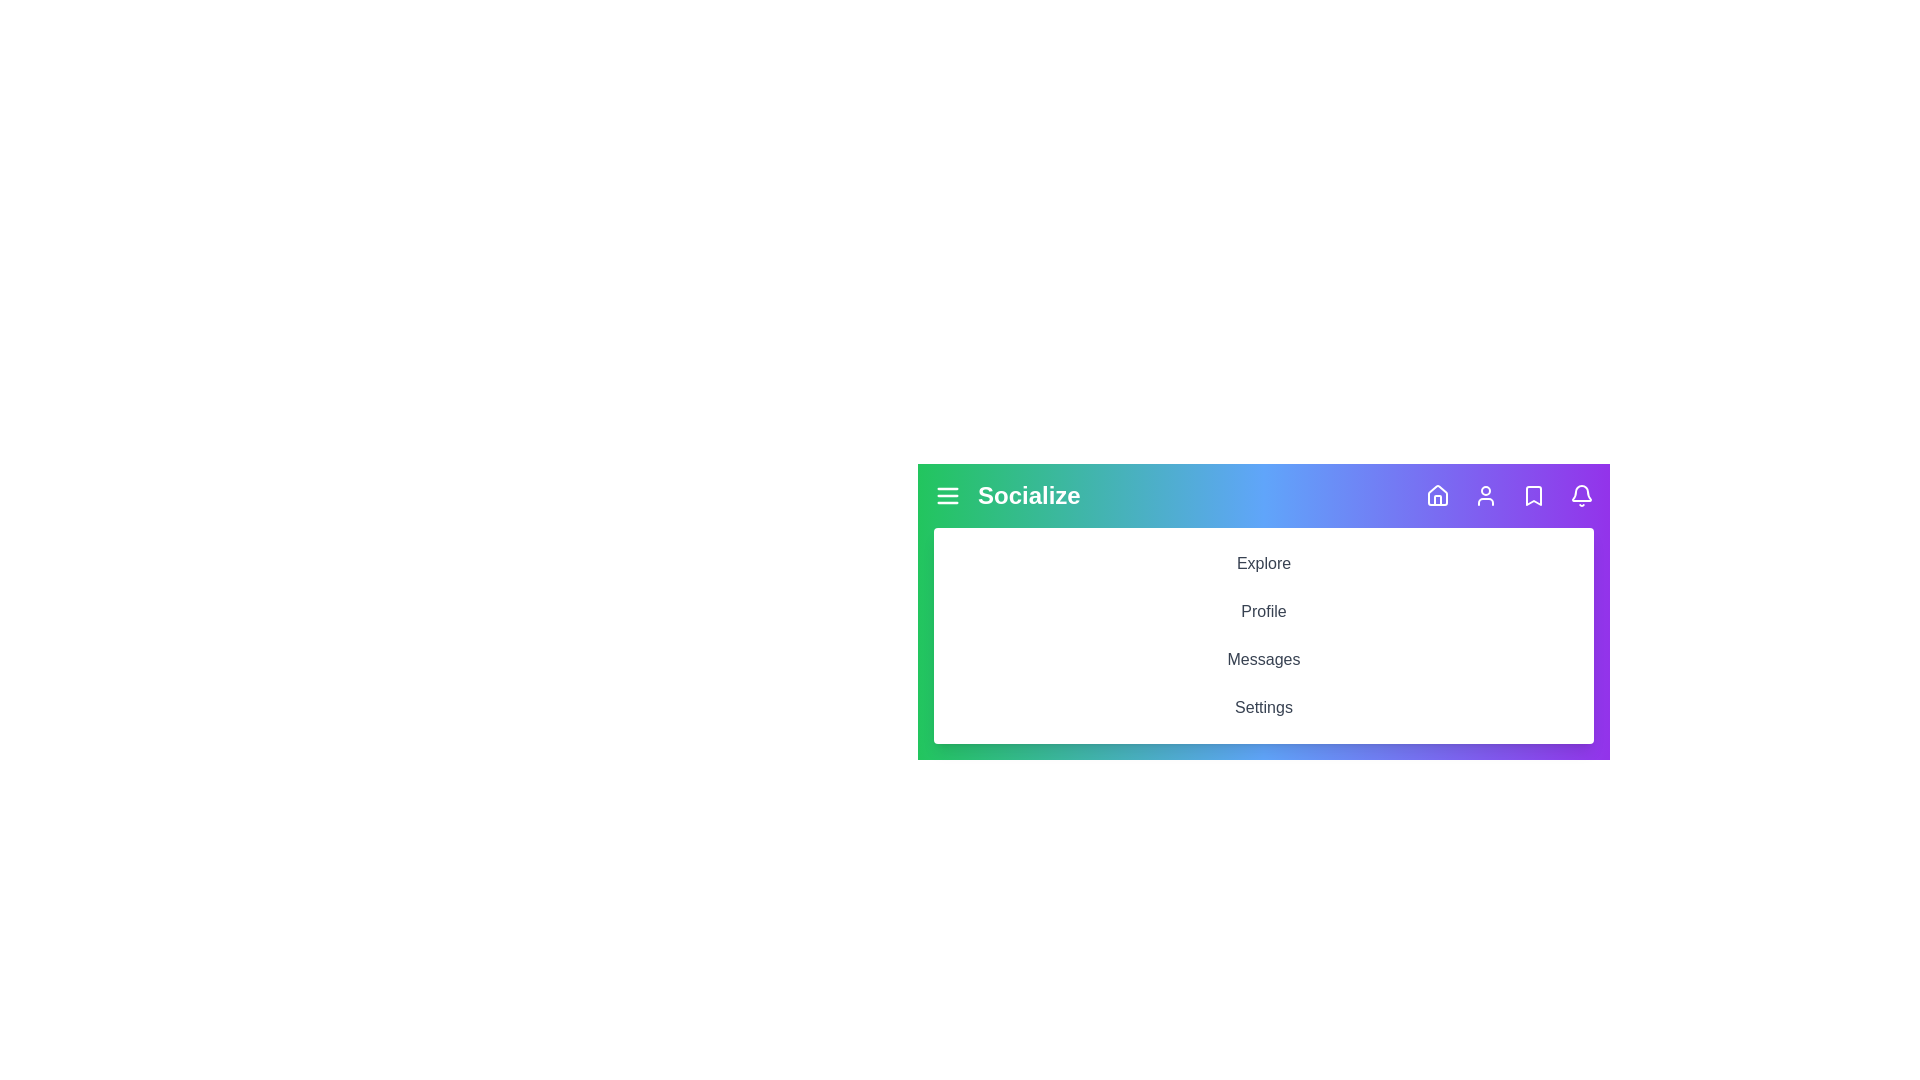 This screenshot has width=1920, height=1080. What do you see at coordinates (1437, 495) in the screenshot?
I see `the navigation bar icon to navigate to Home` at bounding box center [1437, 495].